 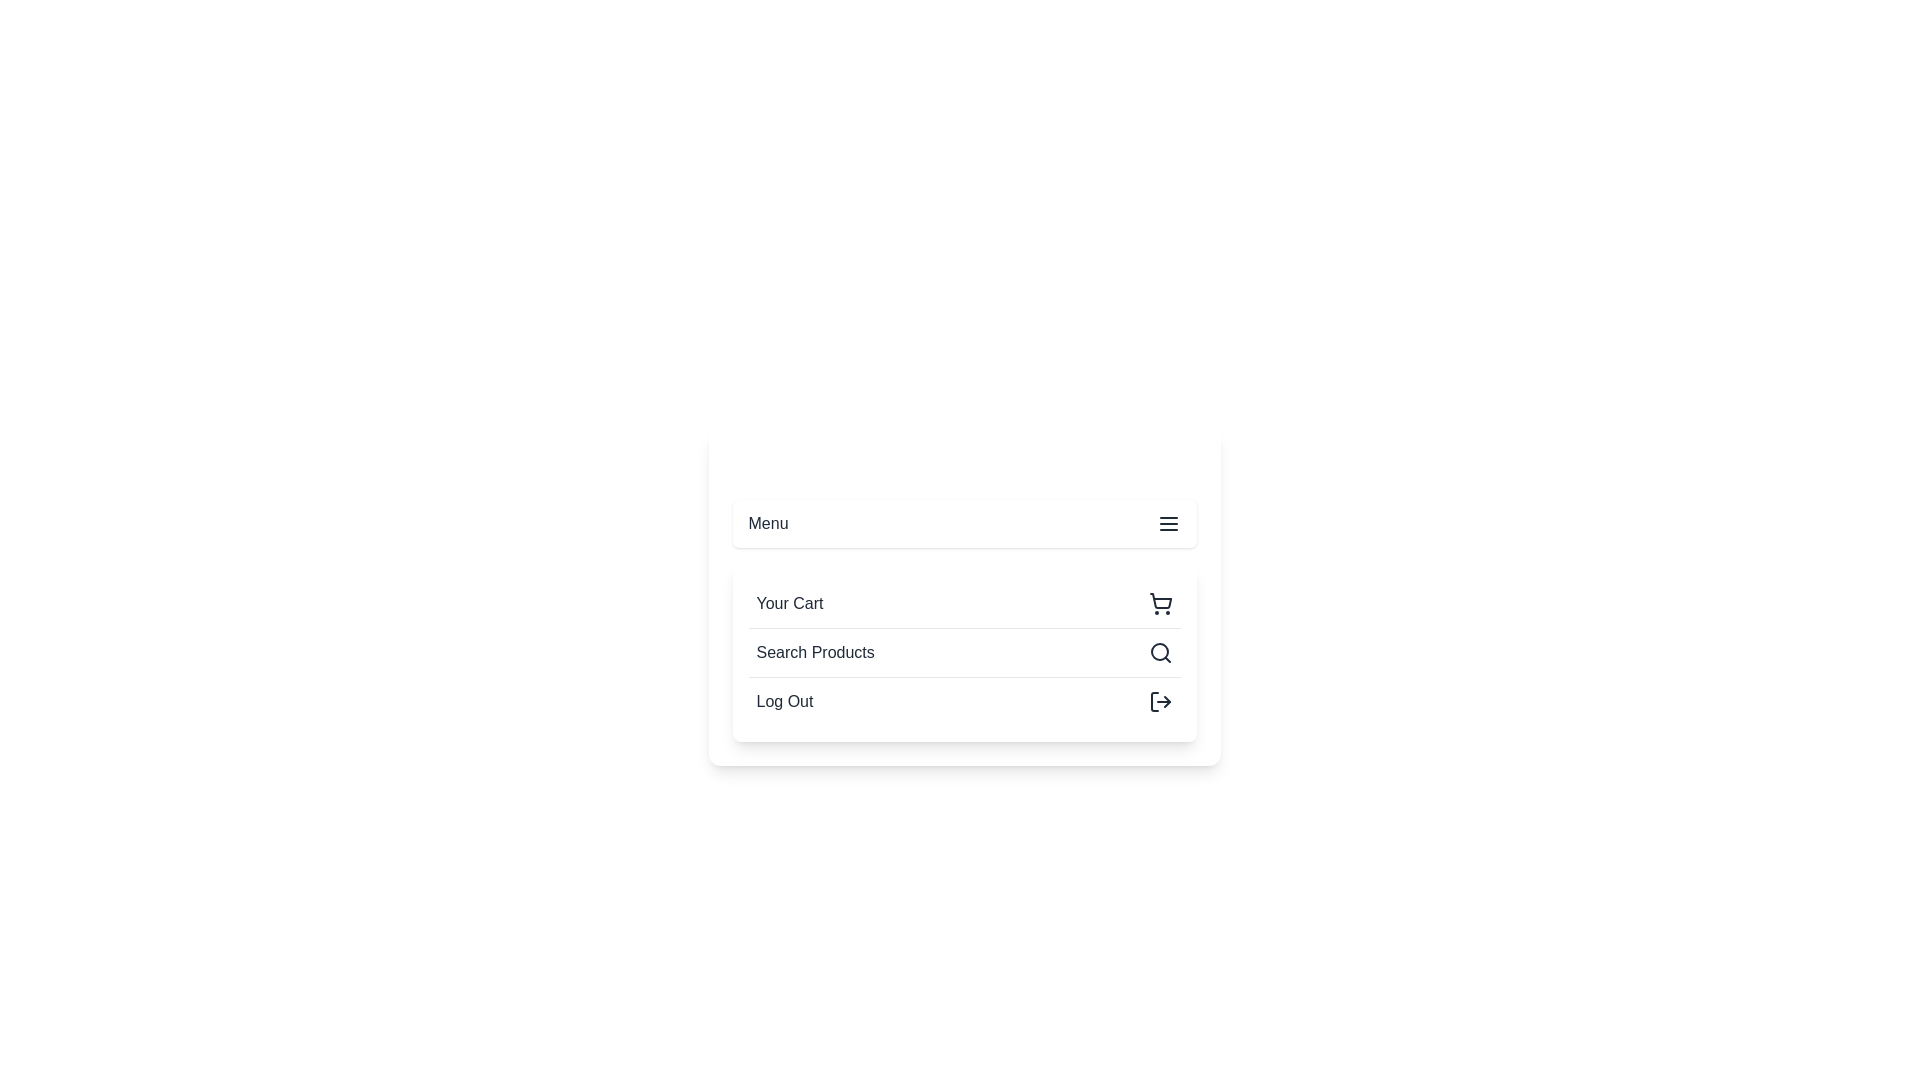 What do you see at coordinates (964, 652) in the screenshot?
I see `the clickable list item that initiates a search function, located in the E-Commerce Dashboard, specifically the second row below 'Your Cart'` at bounding box center [964, 652].